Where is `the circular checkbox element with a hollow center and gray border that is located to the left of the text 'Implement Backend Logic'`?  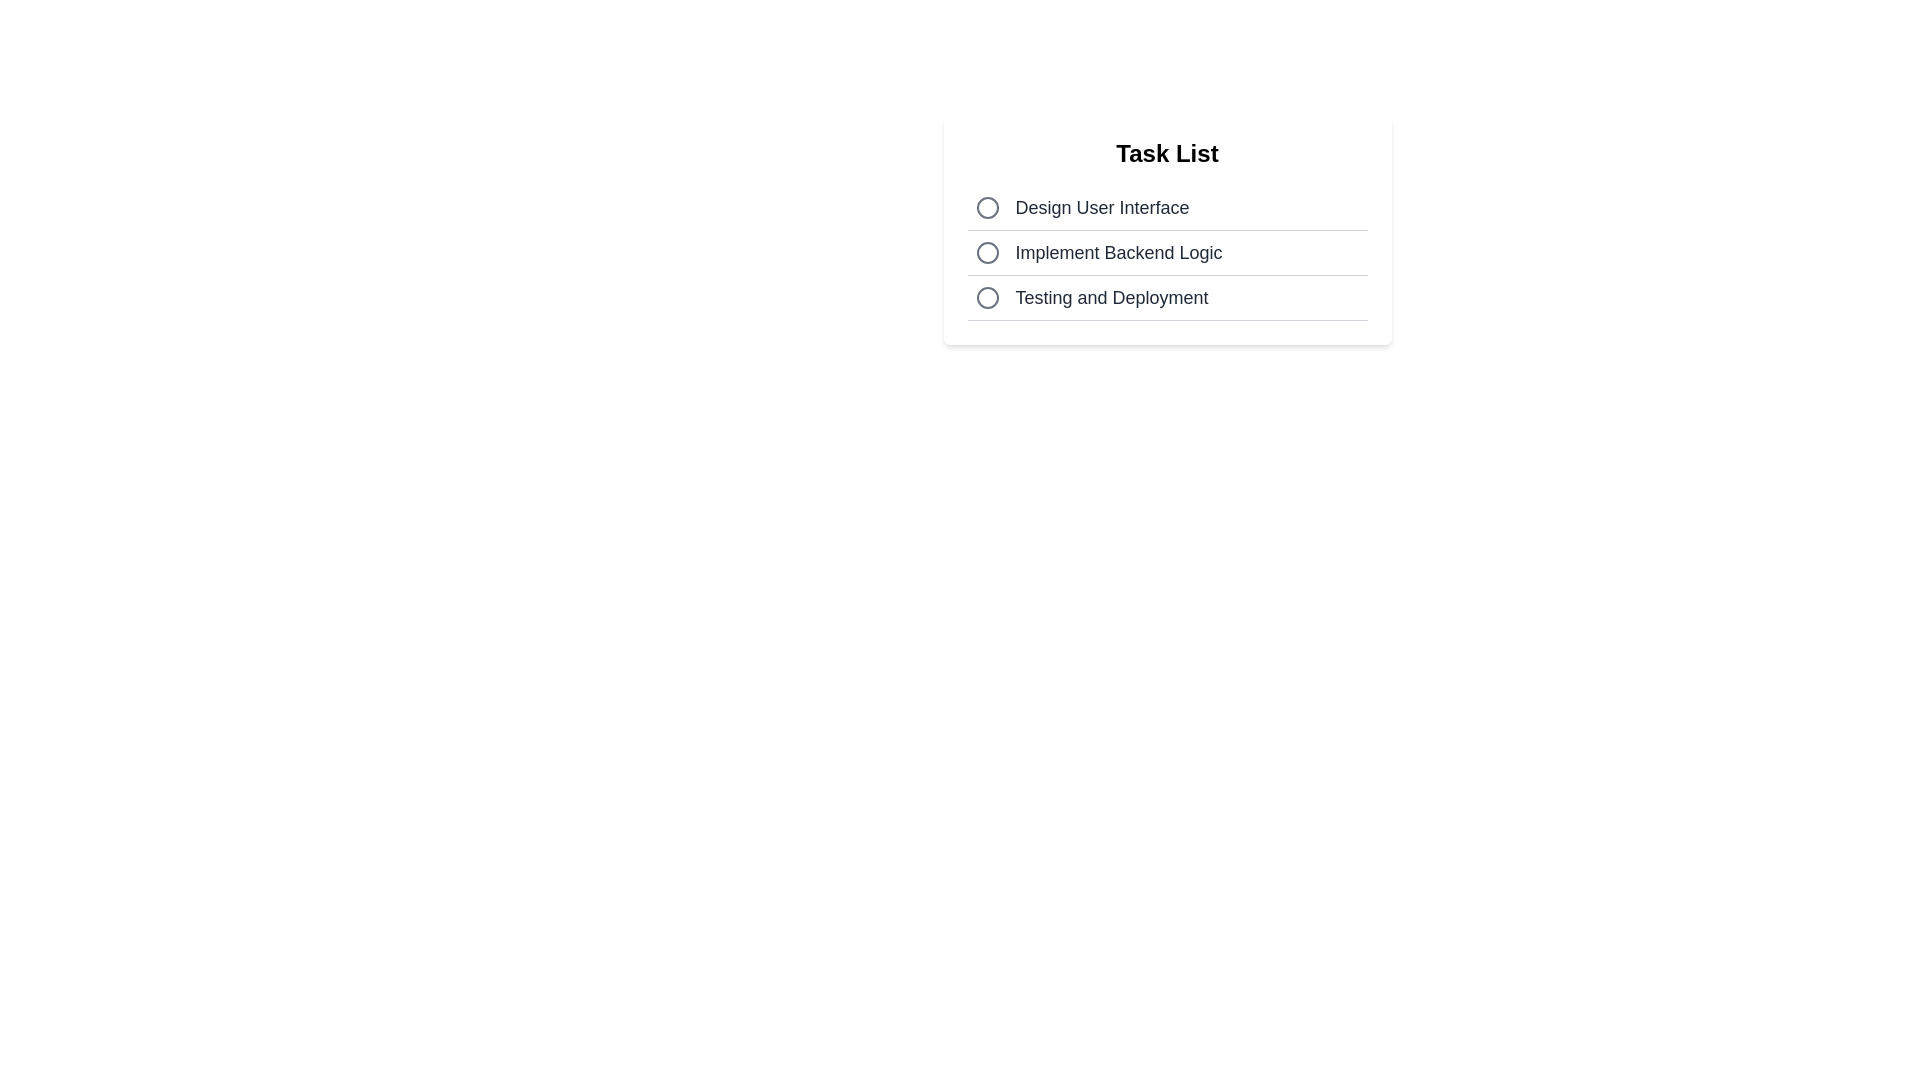 the circular checkbox element with a hollow center and gray border that is located to the left of the text 'Implement Backend Logic' is located at coordinates (987, 252).